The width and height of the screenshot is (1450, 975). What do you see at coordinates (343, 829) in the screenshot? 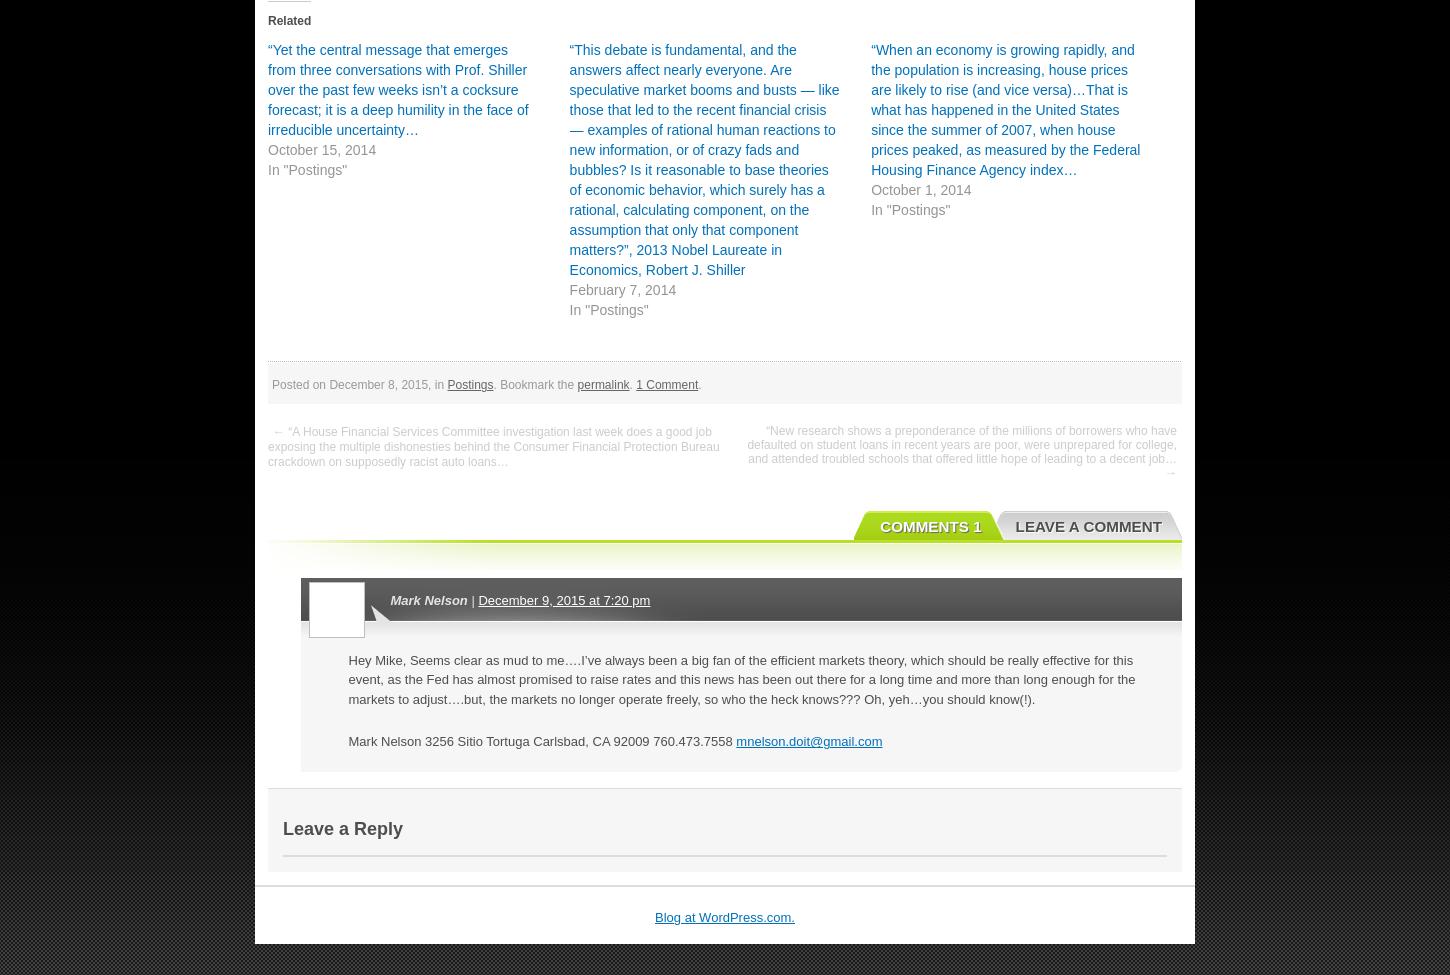
I see `'Leave a Reply'` at bounding box center [343, 829].